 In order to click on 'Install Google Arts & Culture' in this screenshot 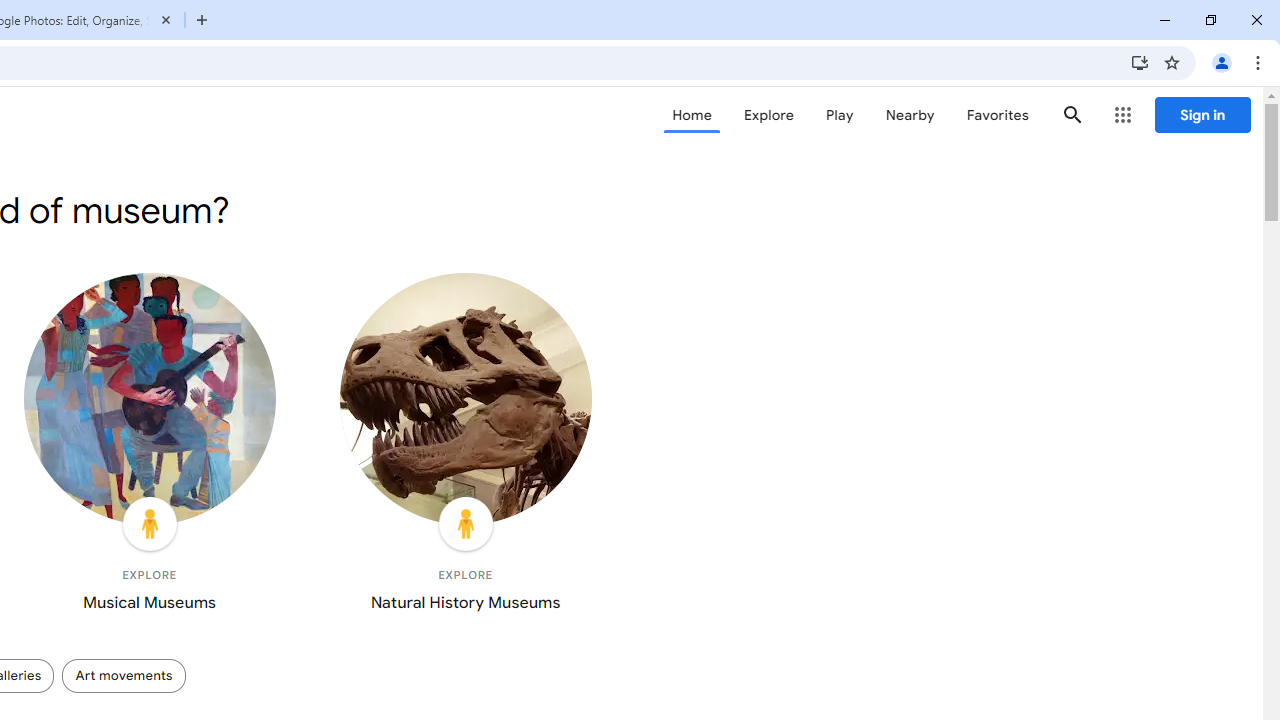, I will do `click(1139, 61)`.